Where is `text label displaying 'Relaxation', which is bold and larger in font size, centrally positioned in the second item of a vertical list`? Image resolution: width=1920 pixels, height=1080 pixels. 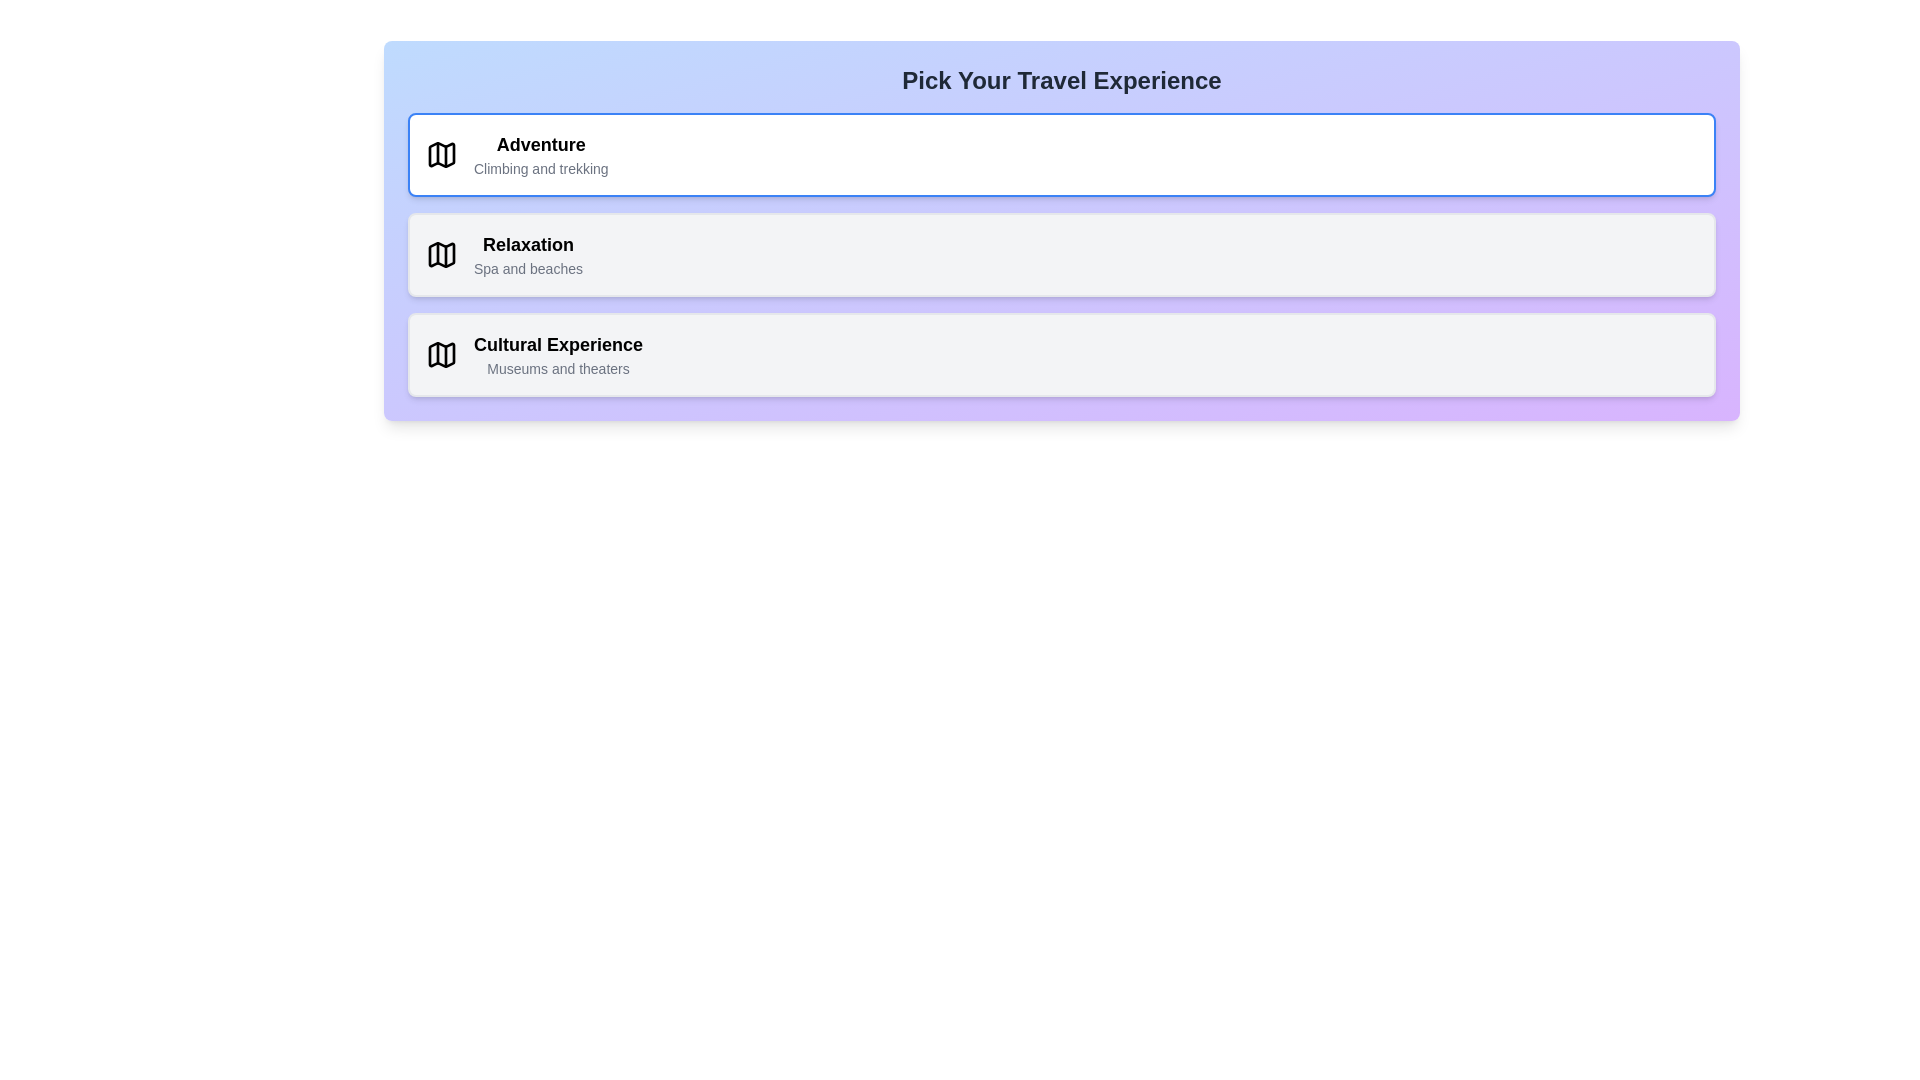
text label displaying 'Relaxation', which is bold and larger in font size, centrally positioned in the second item of a vertical list is located at coordinates (528, 244).